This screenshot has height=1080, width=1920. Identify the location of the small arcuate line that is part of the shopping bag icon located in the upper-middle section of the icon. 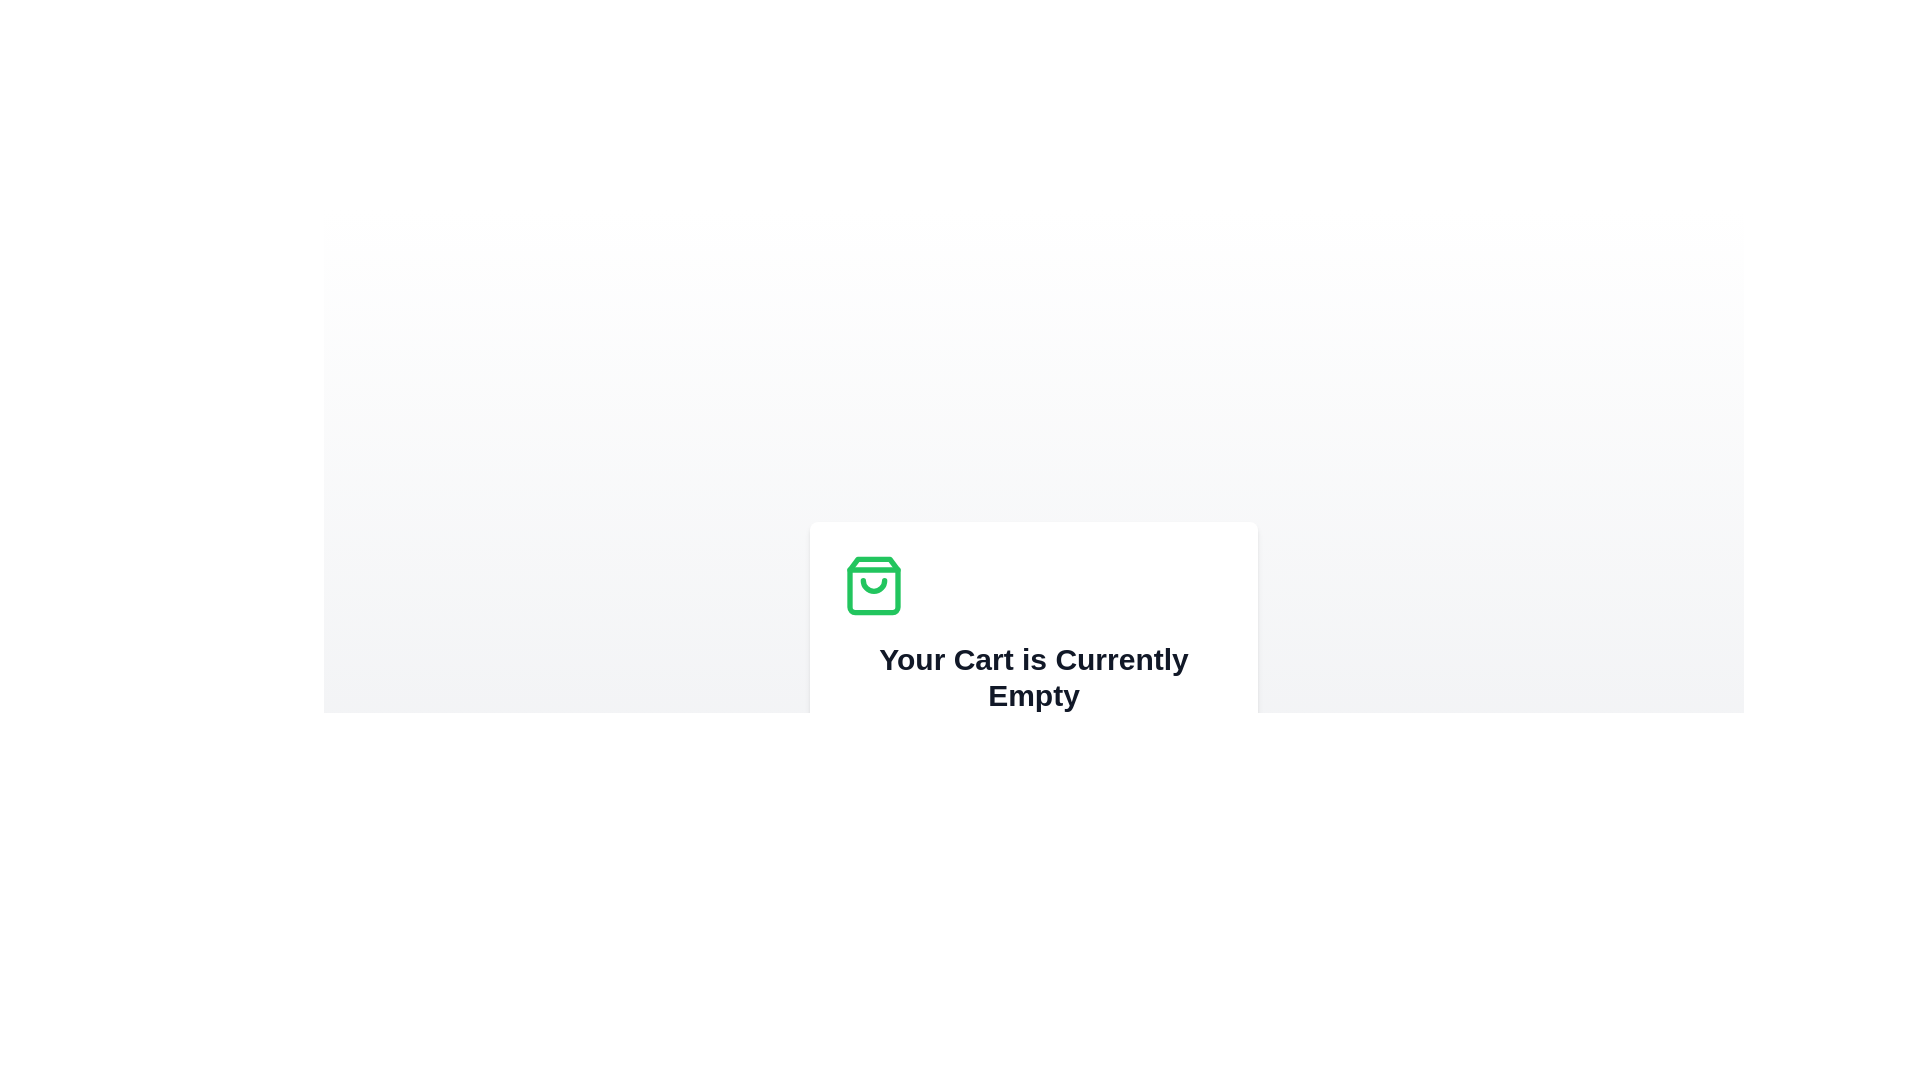
(873, 585).